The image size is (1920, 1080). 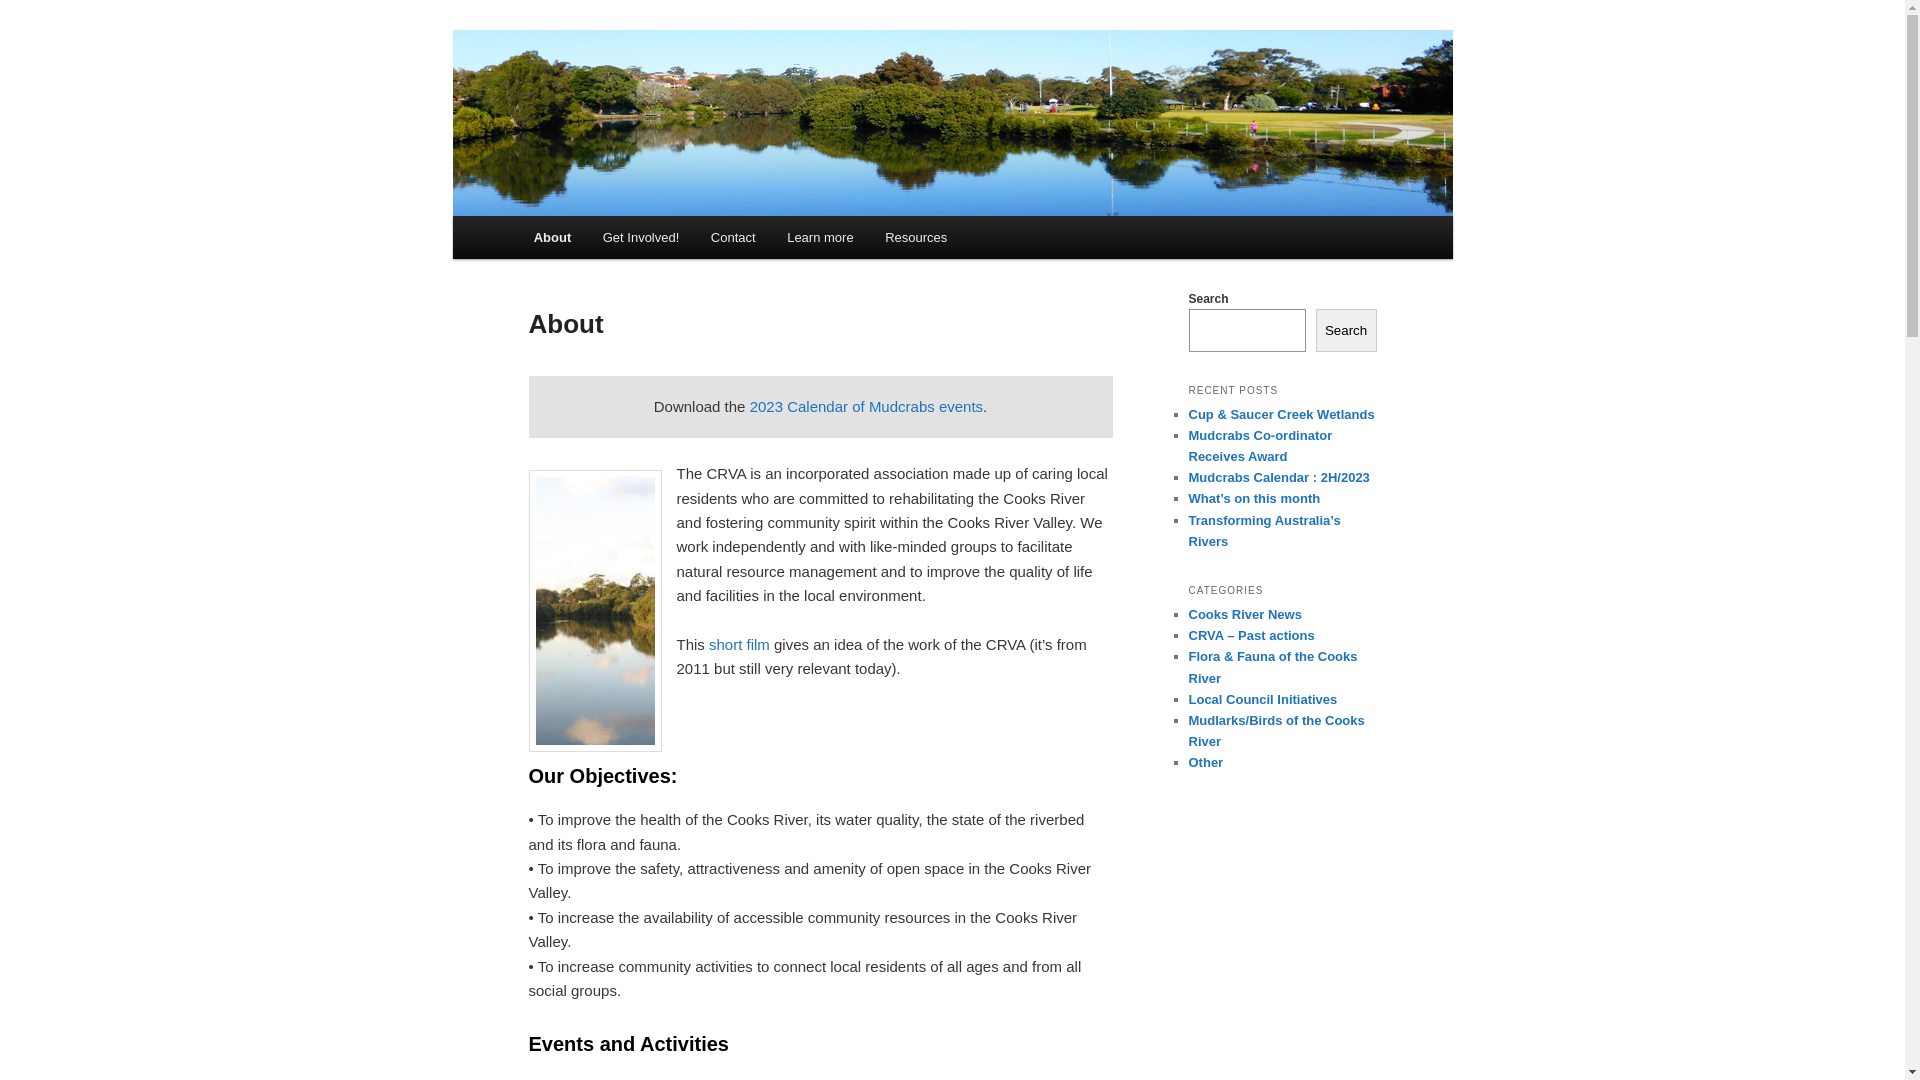 What do you see at coordinates (1275, 731) in the screenshot?
I see `'Mudlarks/Birds of the Cooks River'` at bounding box center [1275, 731].